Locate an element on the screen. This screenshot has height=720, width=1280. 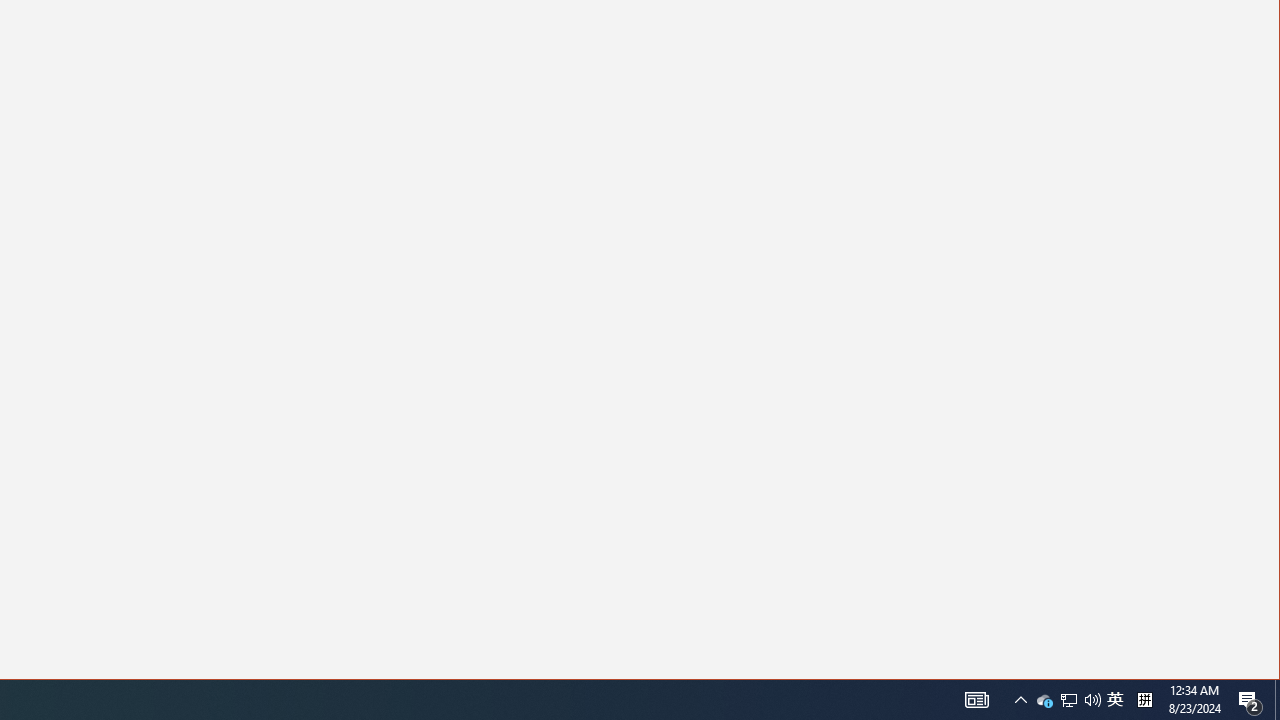
'User Promoted Notification Area' is located at coordinates (1068, 698).